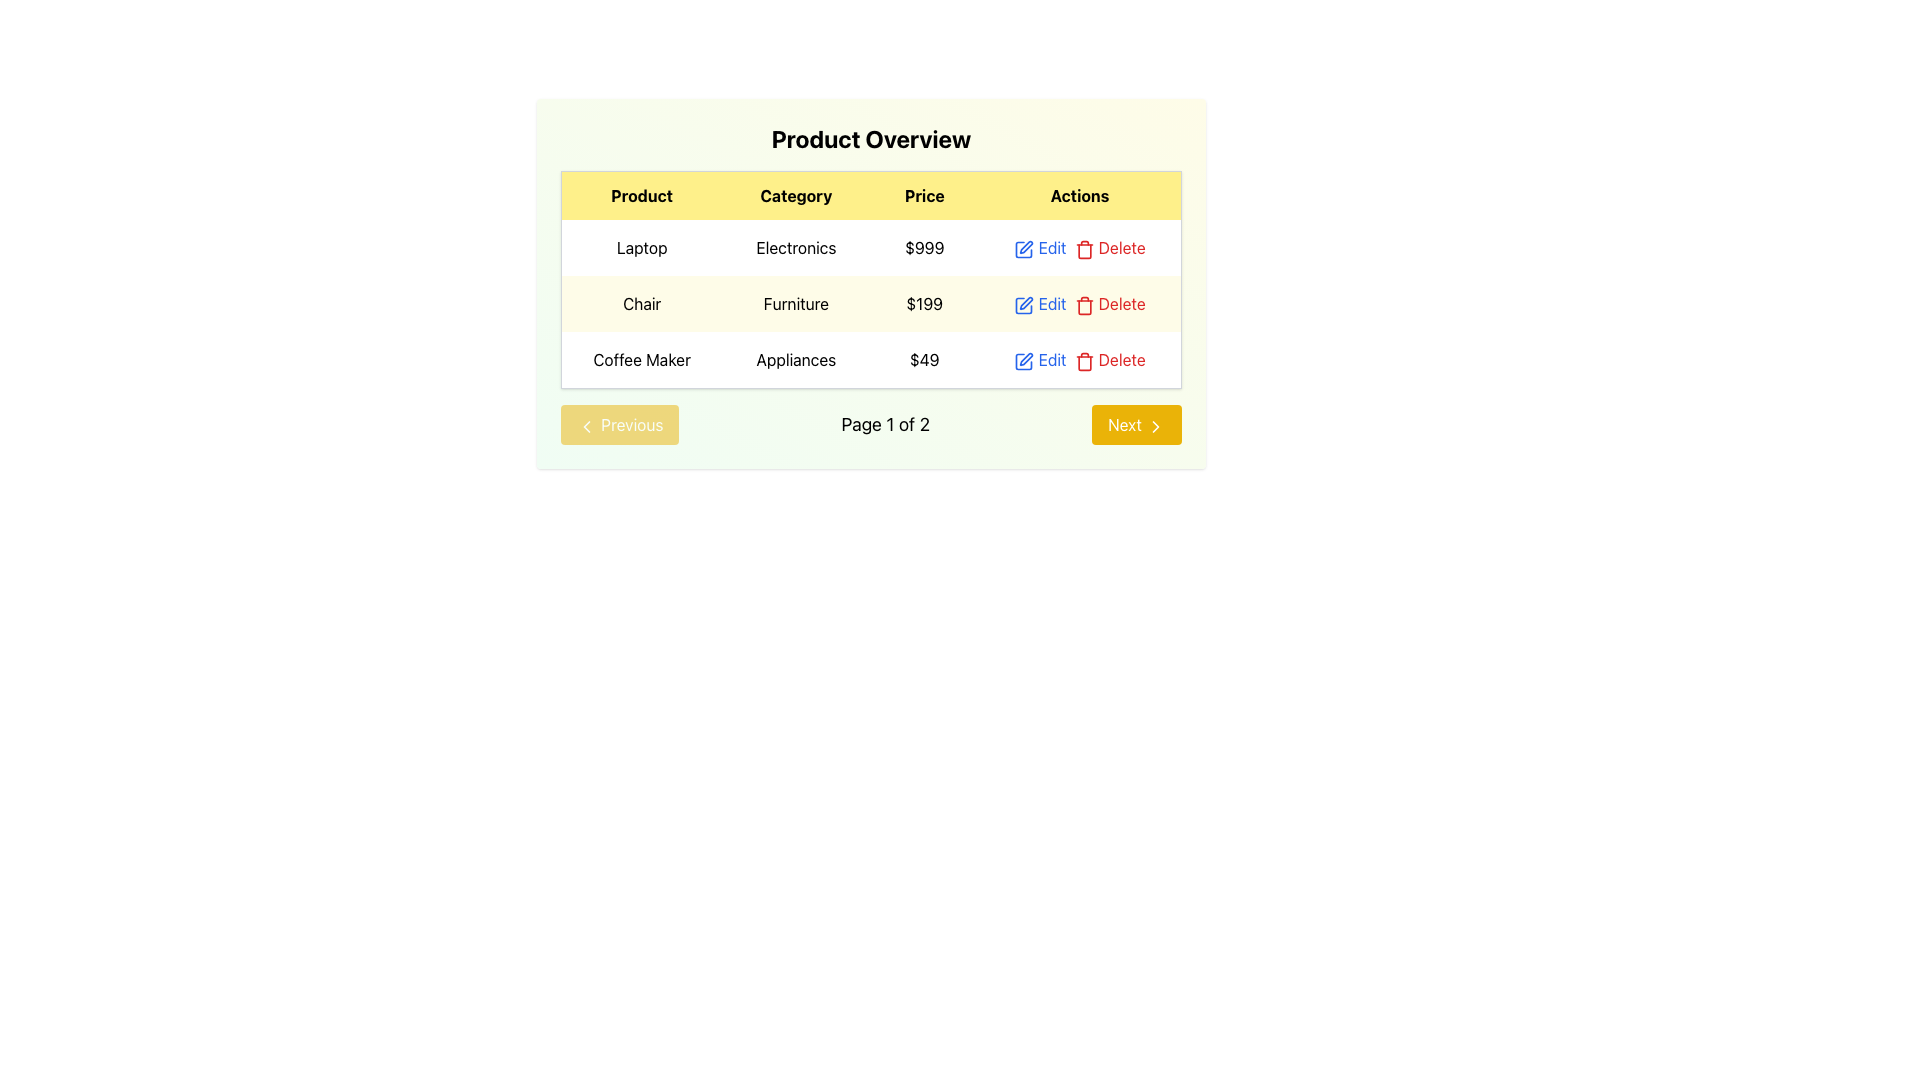  What do you see at coordinates (795, 360) in the screenshot?
I see `the text label that reads 'Appliances' in the third row of the product data table, which is positioned between the 'Coffee Maker' cell and the '$49' cell` at bounding box center [795, 360].